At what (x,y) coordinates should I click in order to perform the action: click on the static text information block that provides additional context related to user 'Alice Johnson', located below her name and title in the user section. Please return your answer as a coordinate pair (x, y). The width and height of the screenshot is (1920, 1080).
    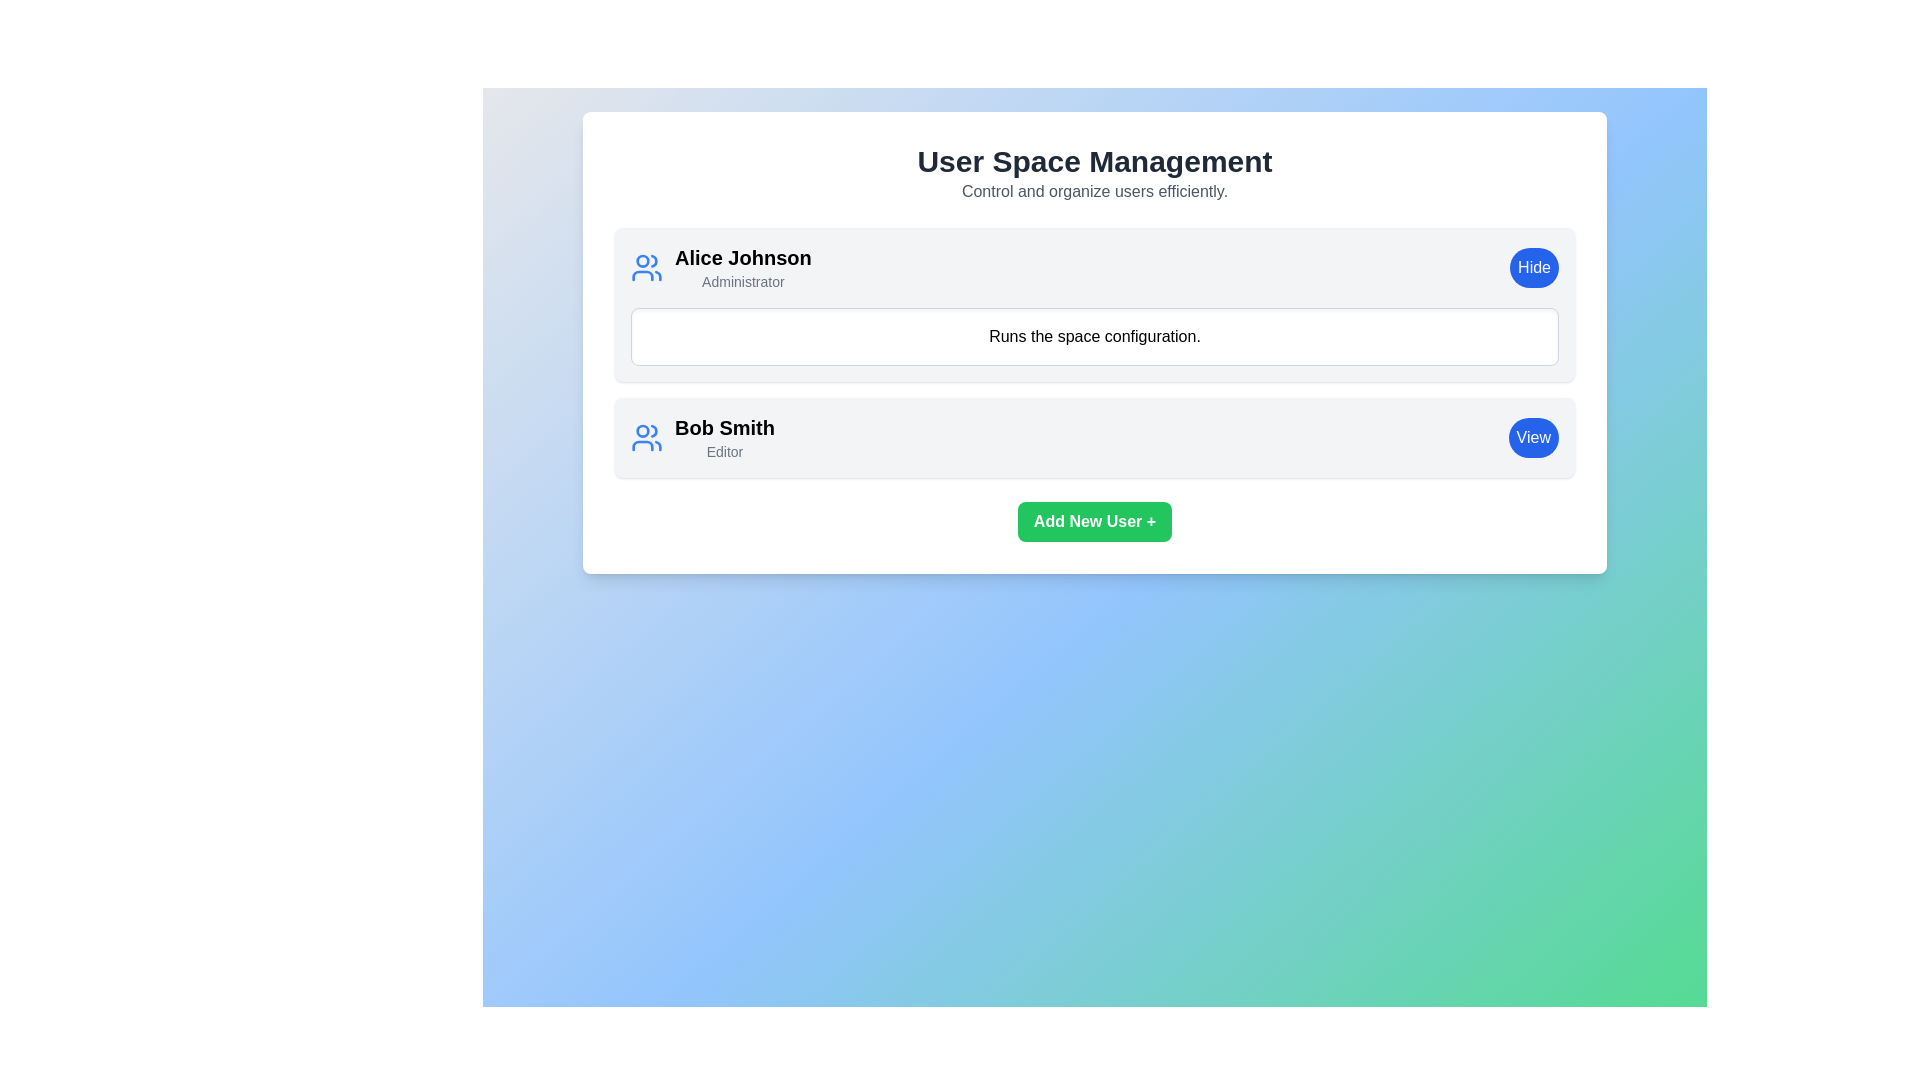
    Looking at the image, I should click on (1093, 335).